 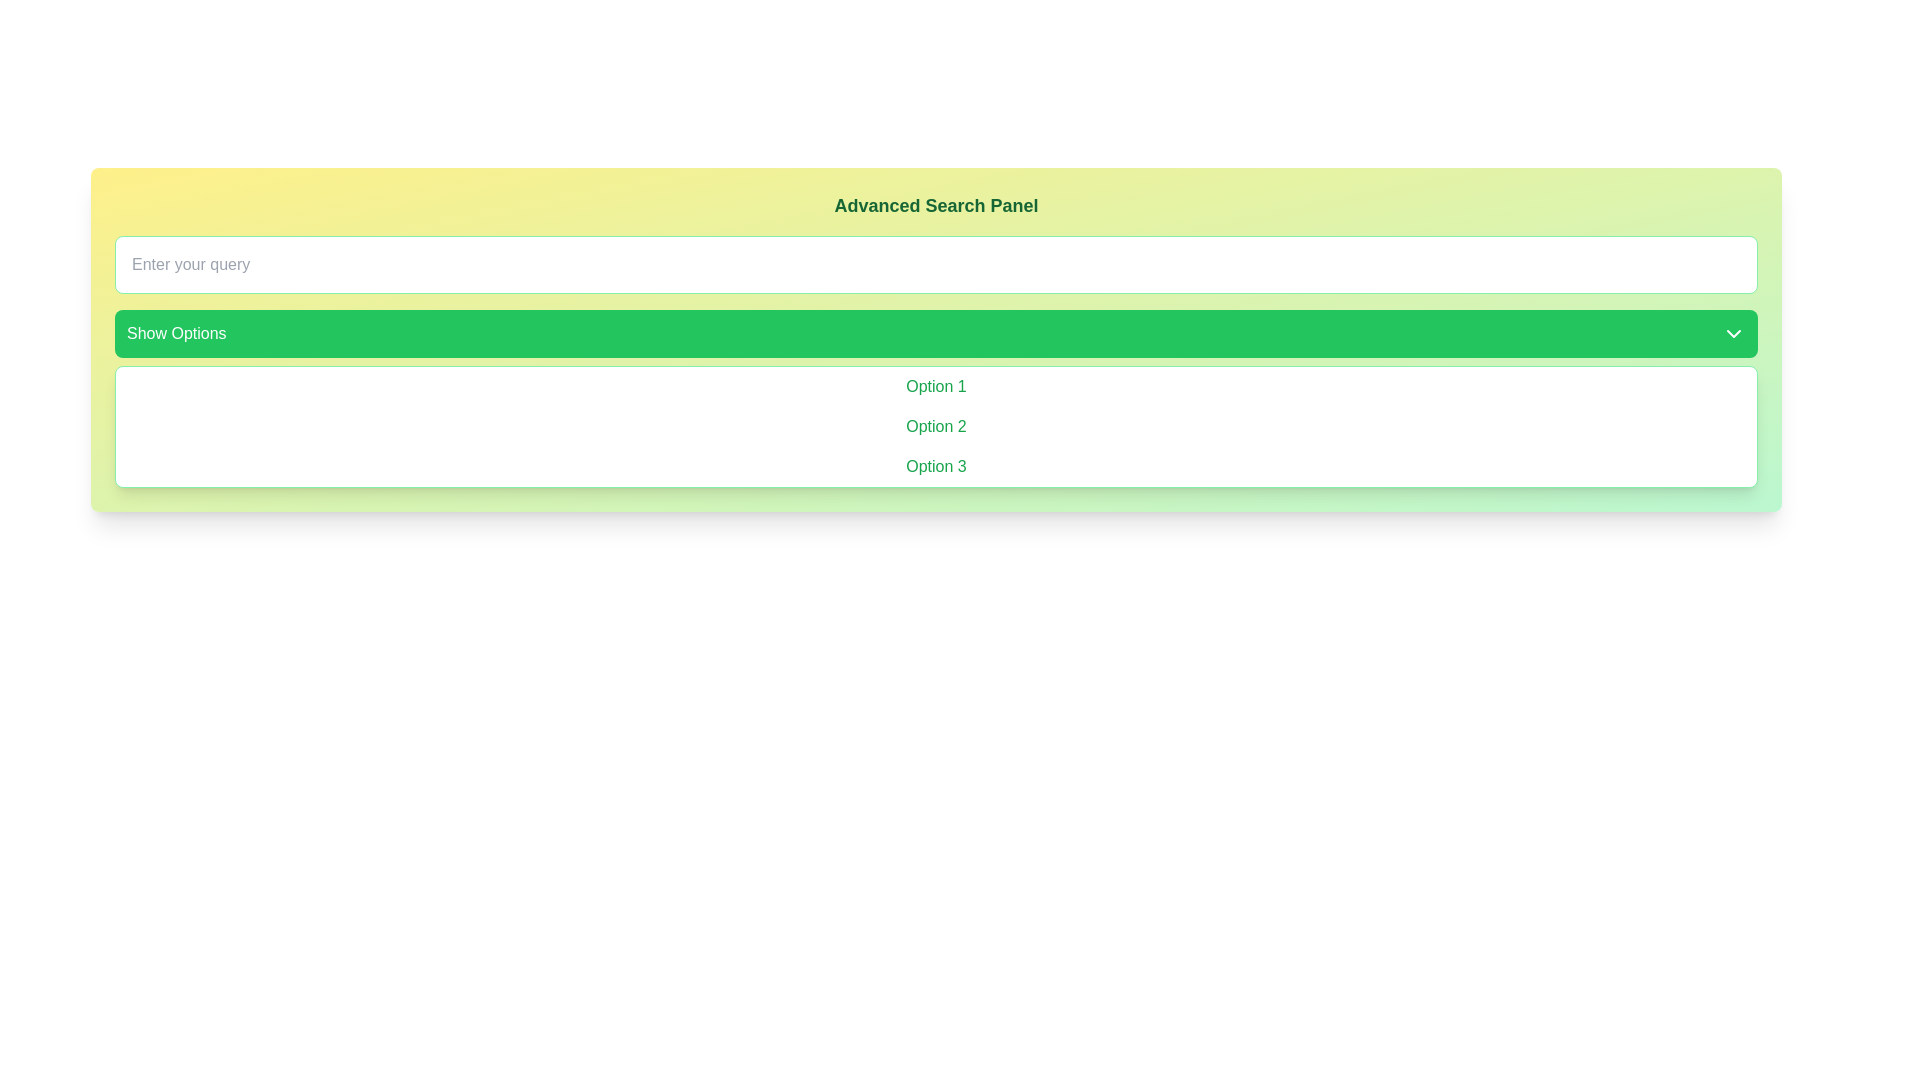 I want to click on text label 'Option 1' which is a green font static menu item located at the top of a vertically-stacked list of options, so click(x=935, y=386).